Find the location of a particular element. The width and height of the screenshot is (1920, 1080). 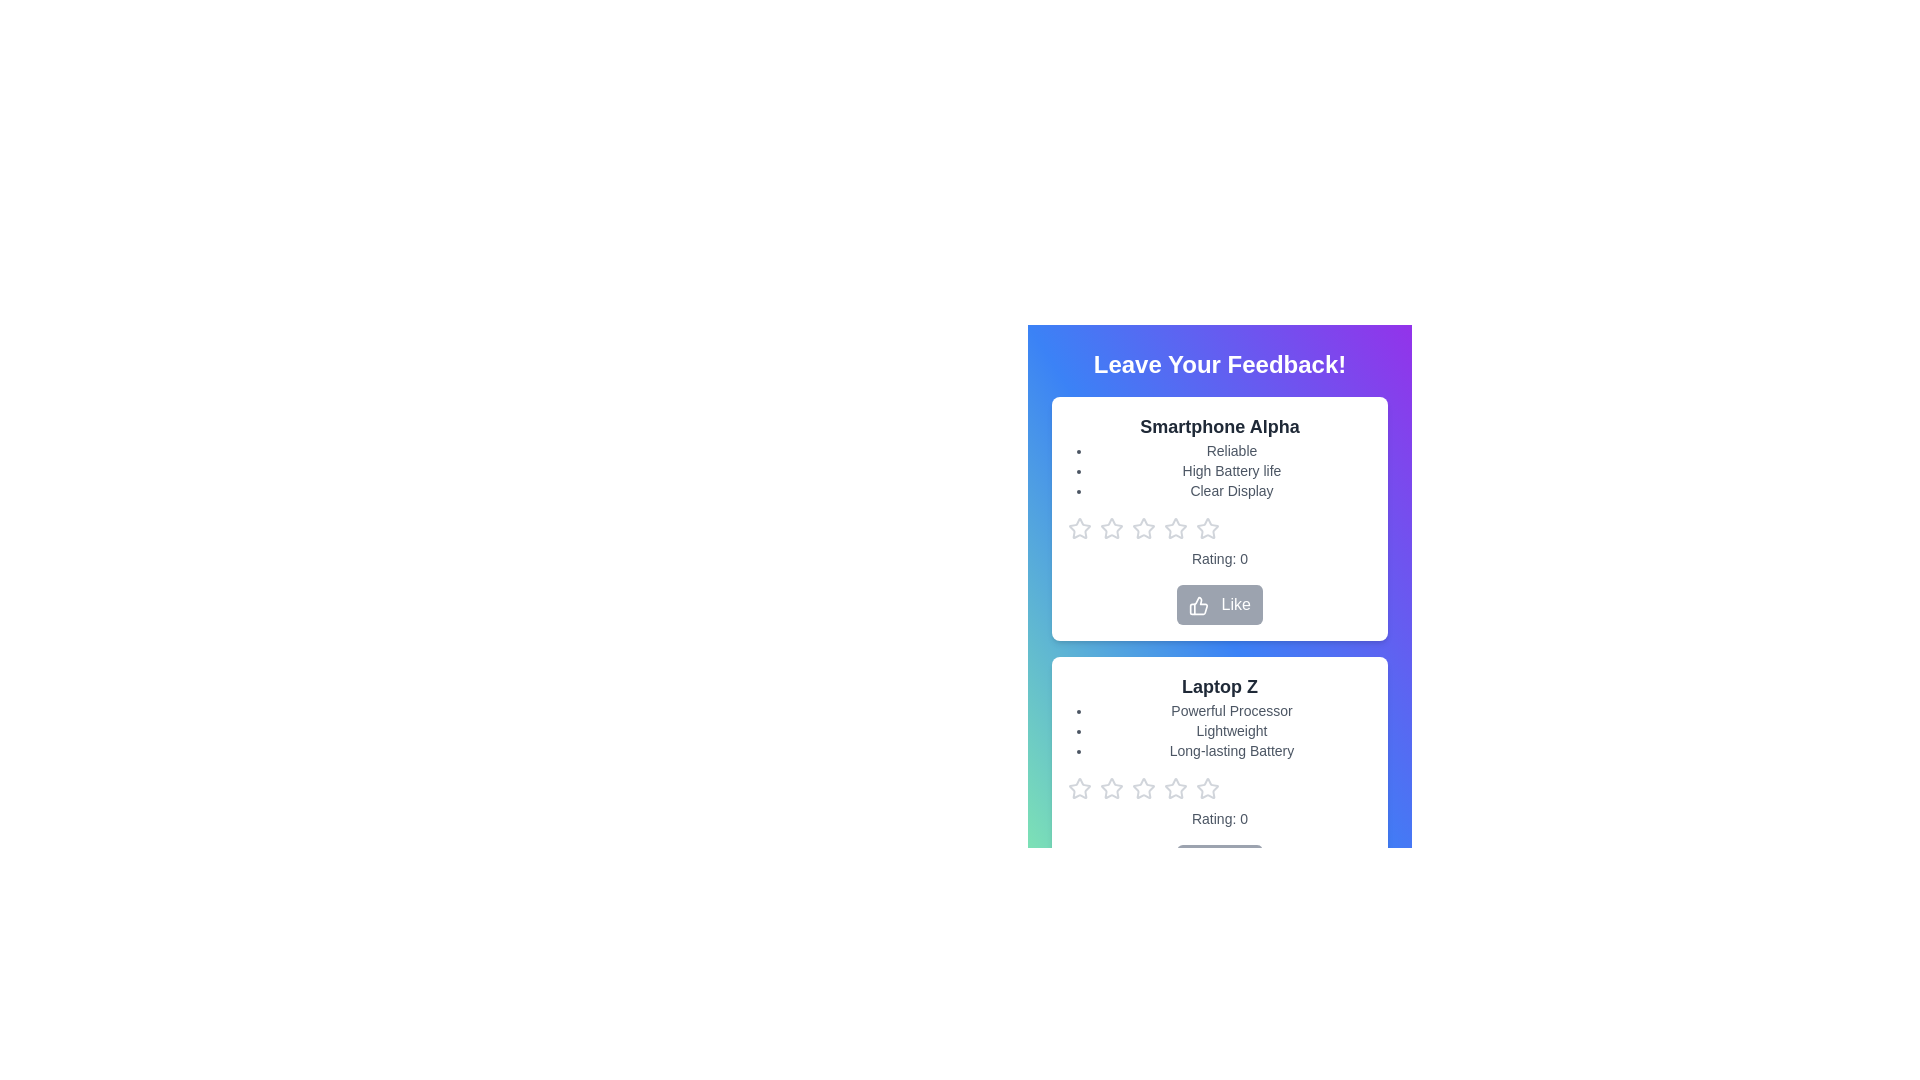

the seventh star icon is located at coordinates (1207, 788).